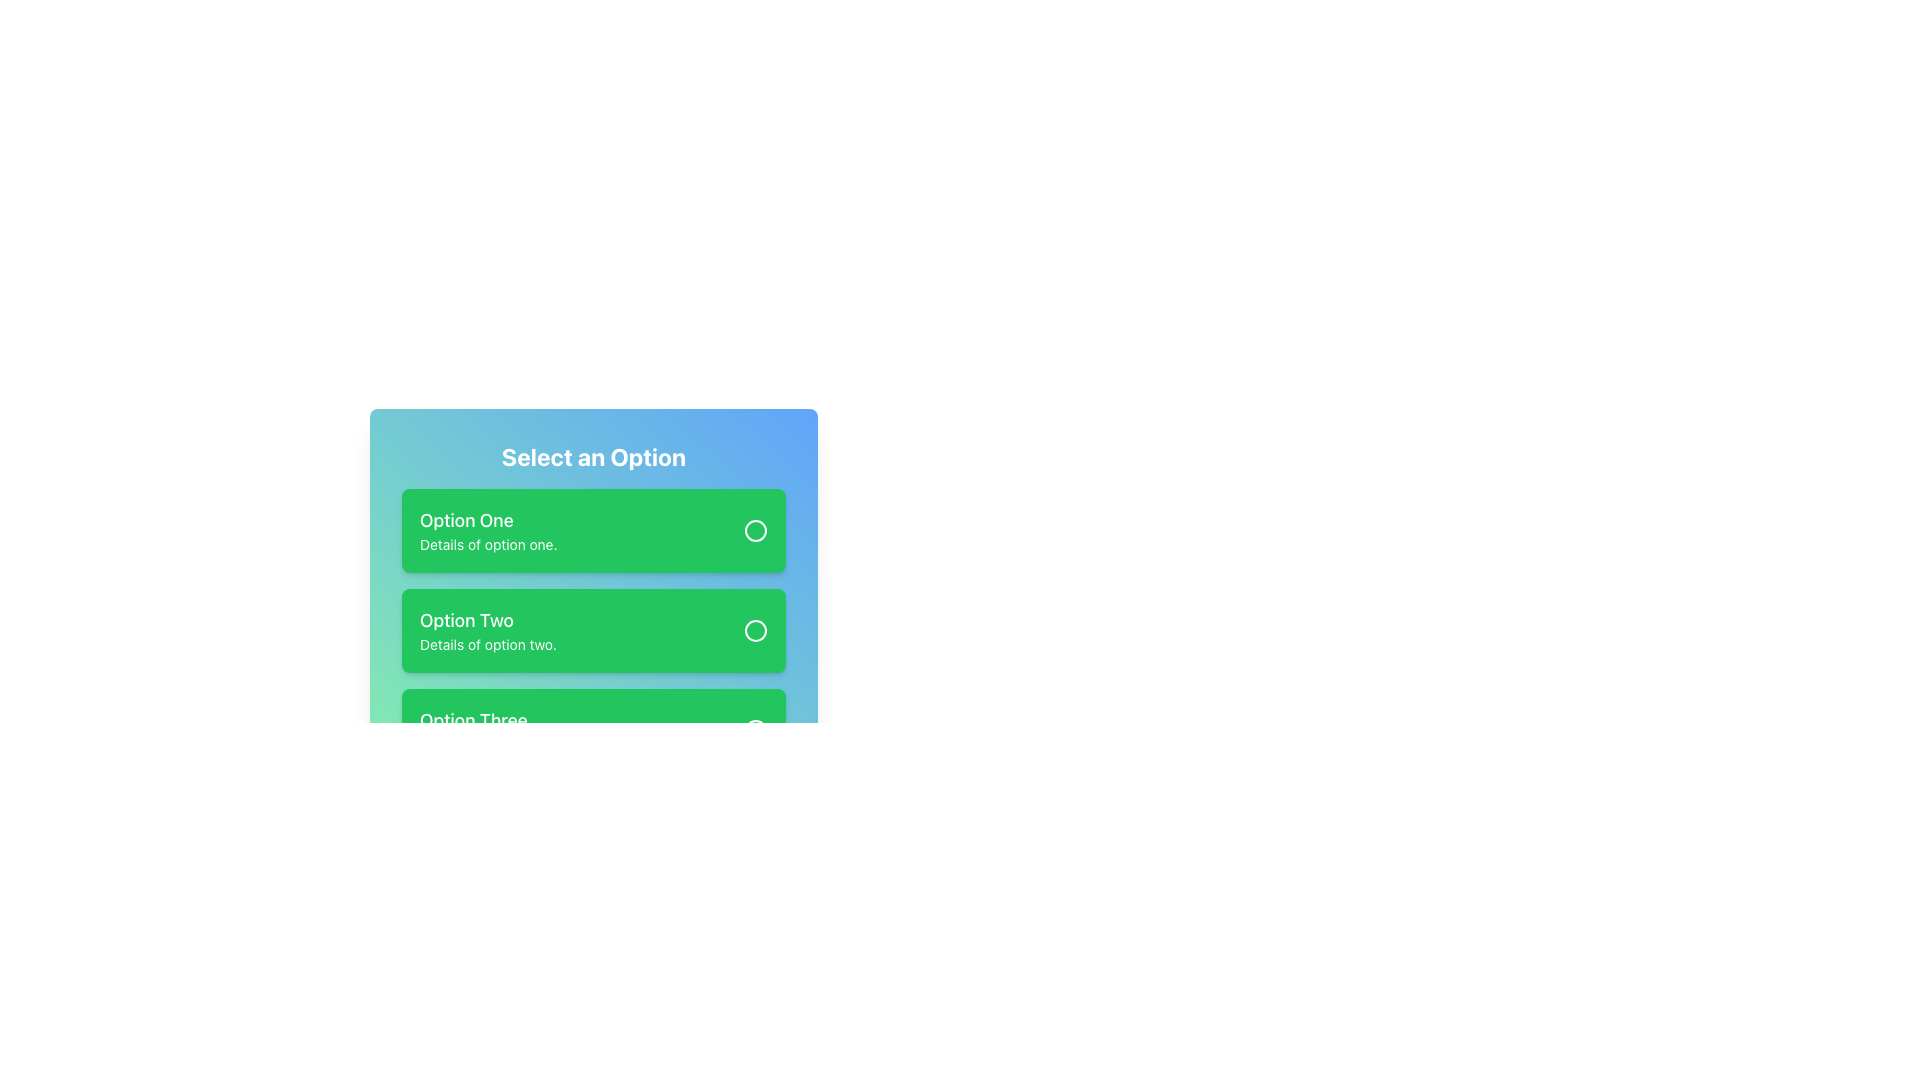 This screenshot has height=1080, width=1920. Describe the element at coordinates (754, 631) in the screenshot. I see `the radio button located to the right side of the 'Option Two' selectable item by` at that location.